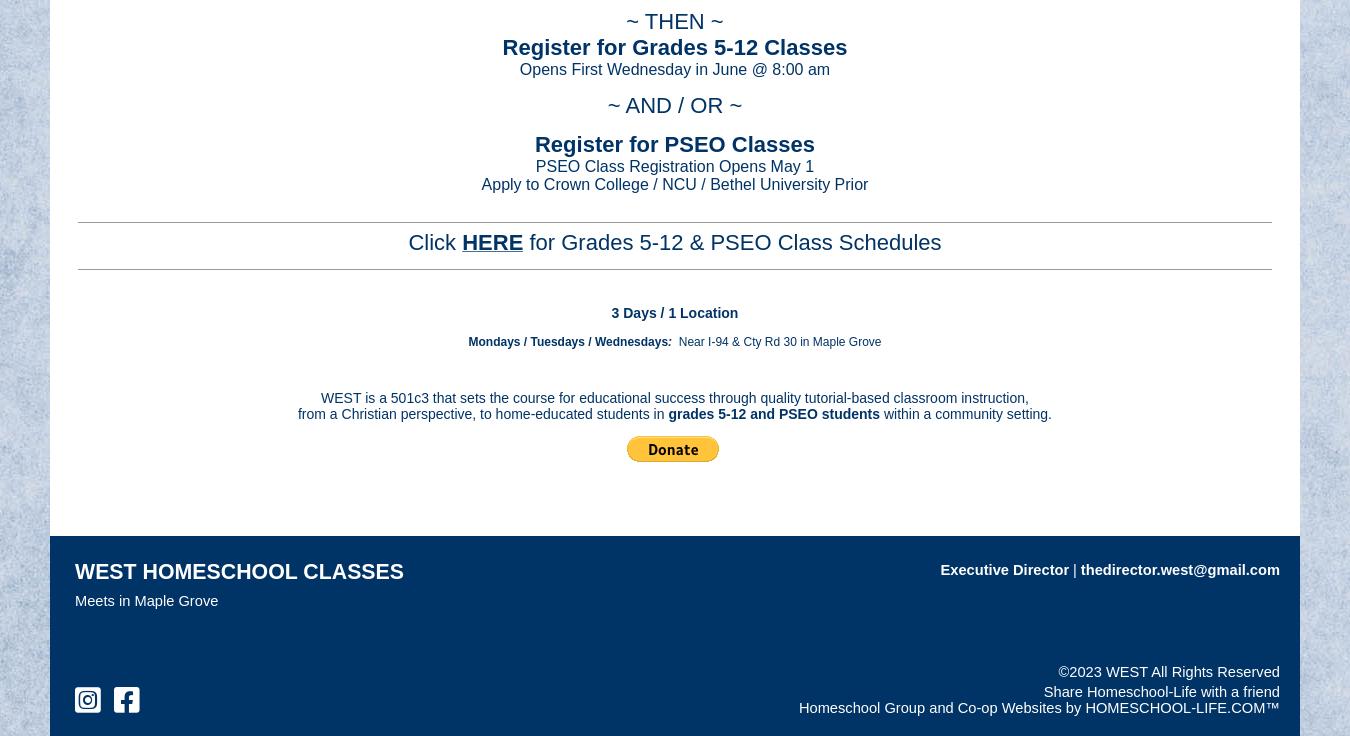 The image size is (1350, 736). I want to click on 'HERE', so click(460, 241).